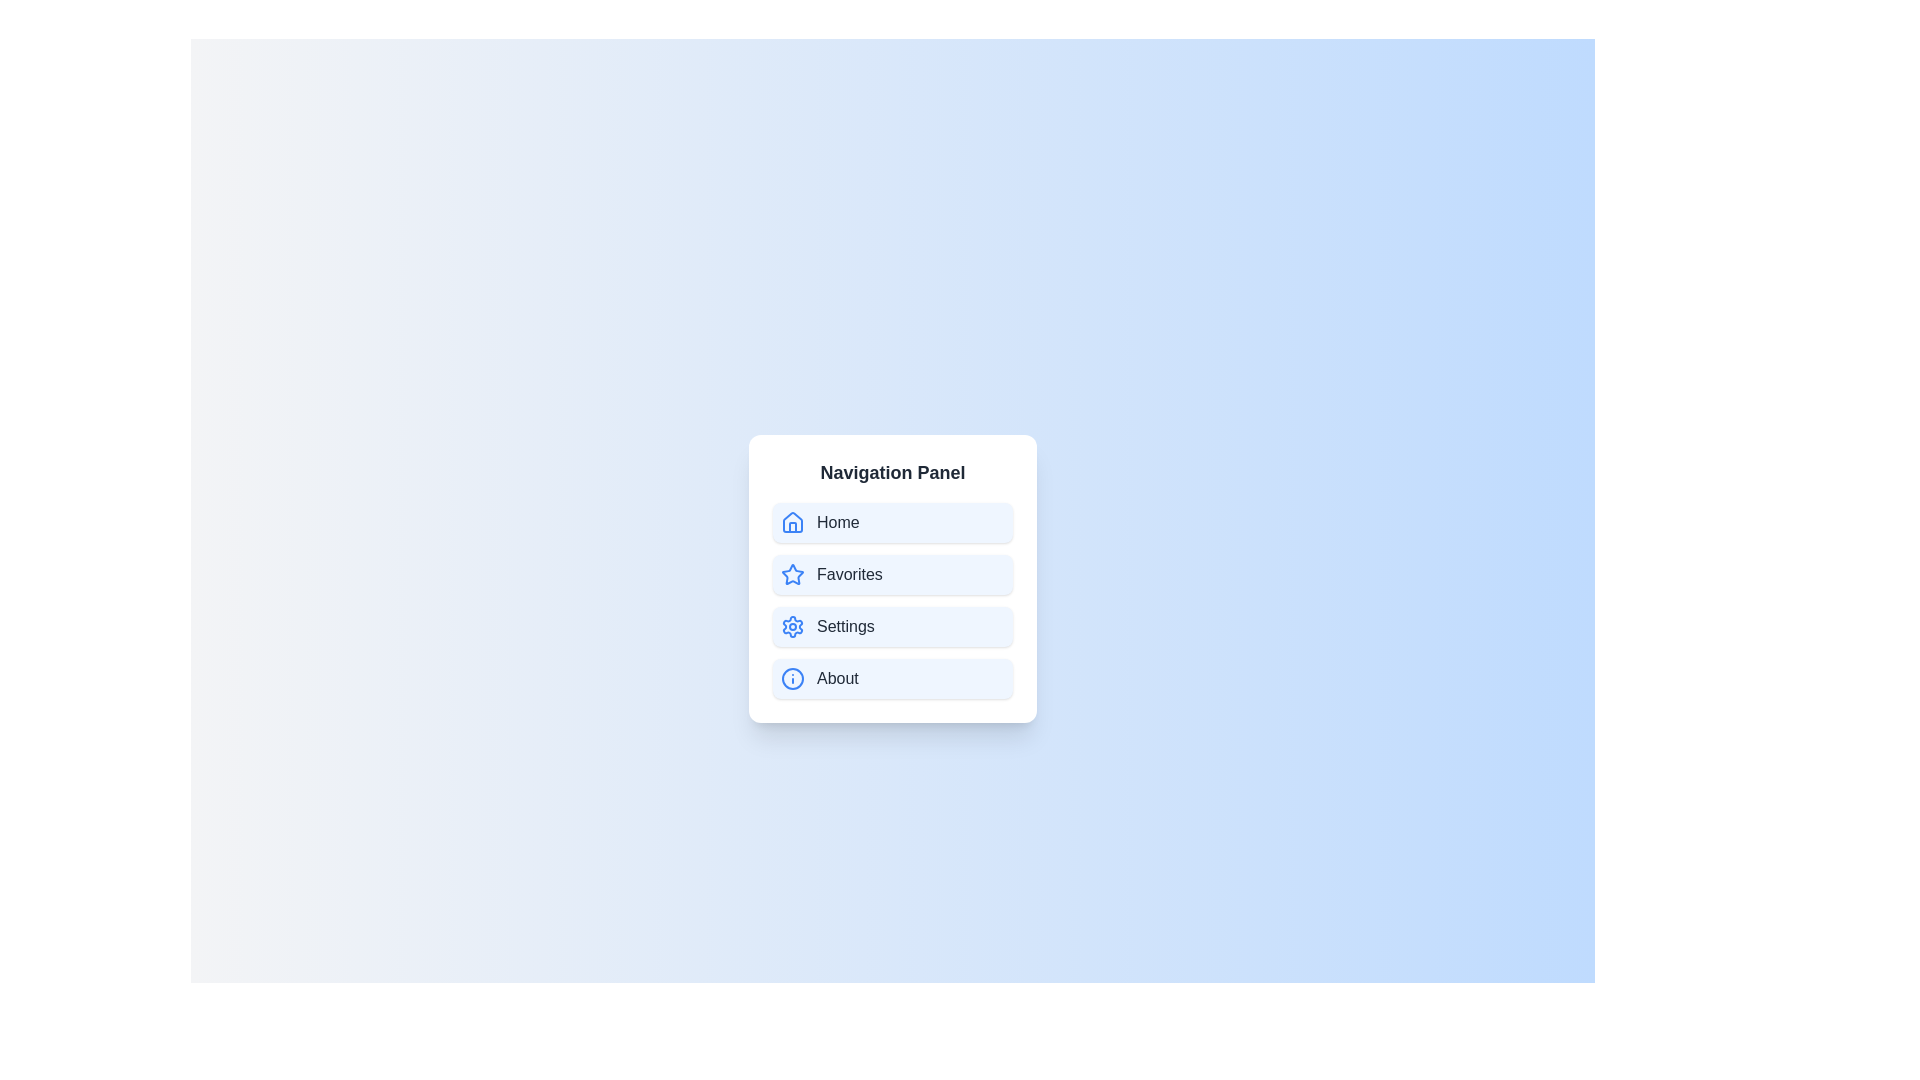  I want to click on the small vertical rectangle that is part of the house icon located beneath the roof portion of the house structure in the SVG, so click(791, 526).